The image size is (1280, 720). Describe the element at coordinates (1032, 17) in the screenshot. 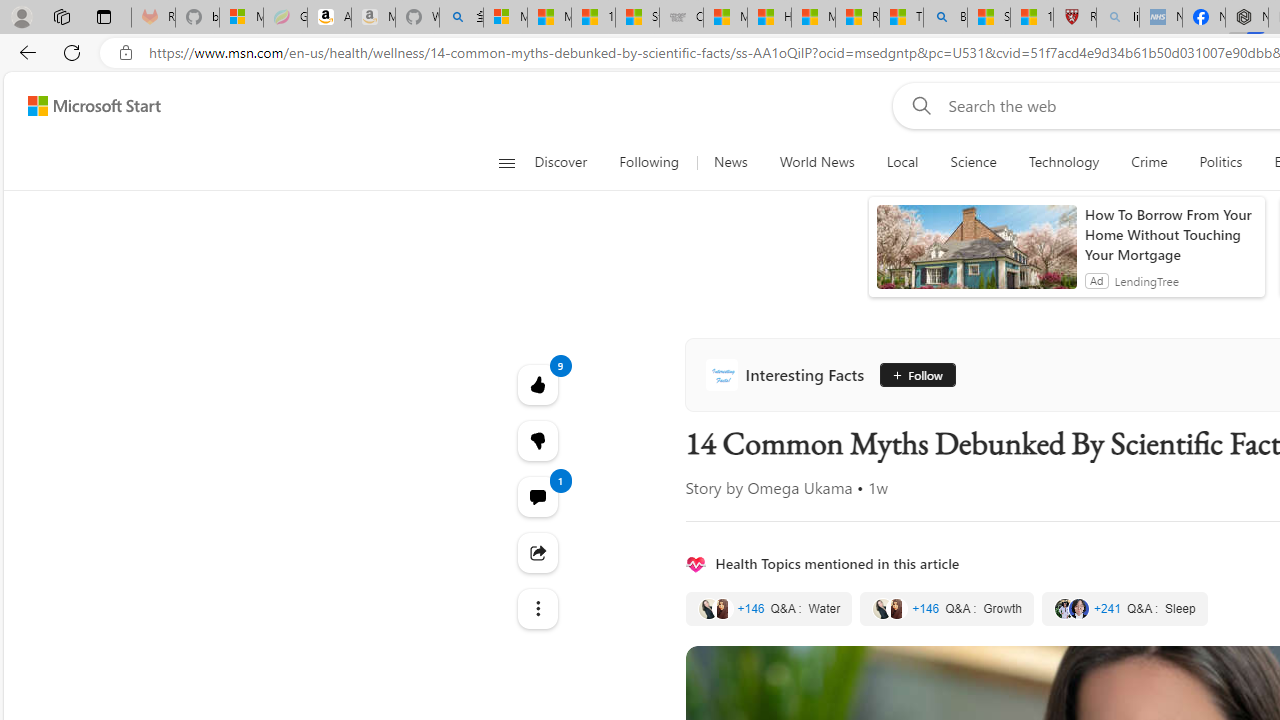

I see `'12 Popular Science Lies that Must be Corrected'` at that location.